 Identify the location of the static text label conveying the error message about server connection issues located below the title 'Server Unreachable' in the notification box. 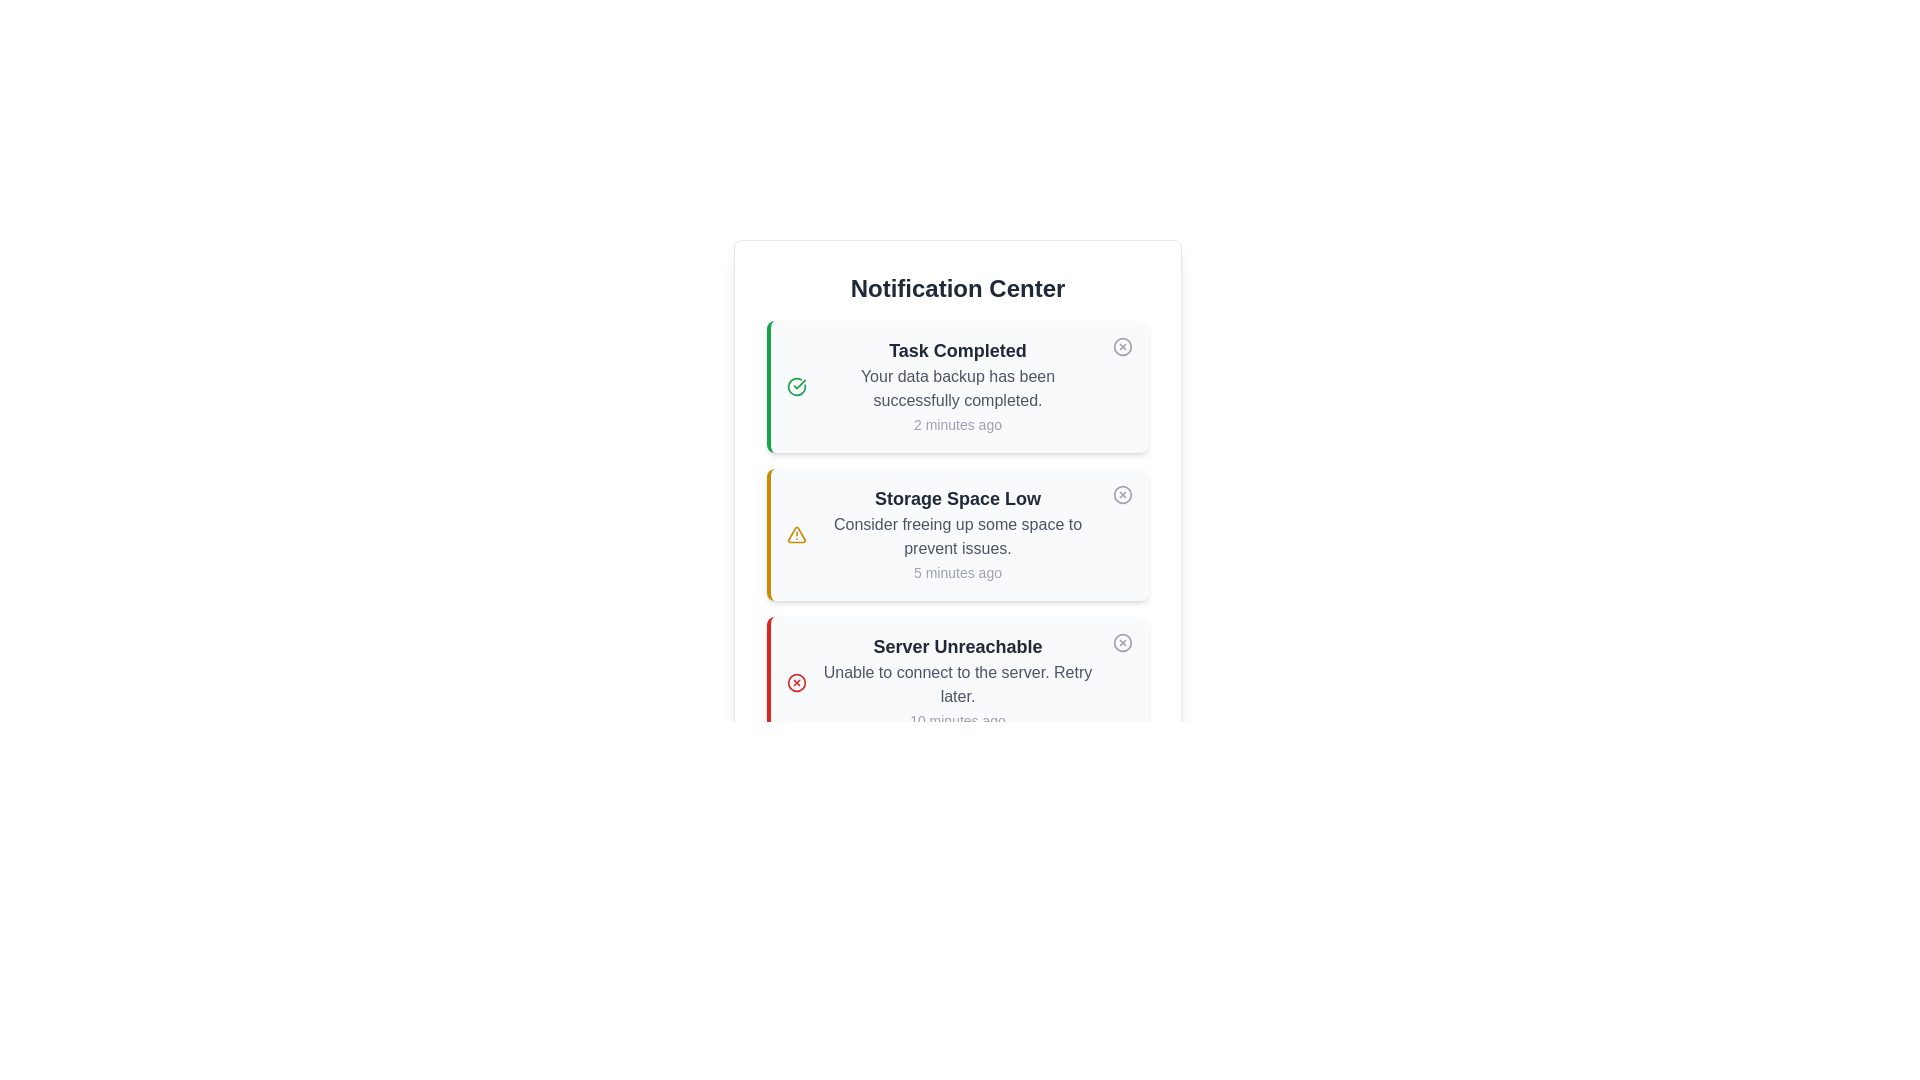
(957, 684).